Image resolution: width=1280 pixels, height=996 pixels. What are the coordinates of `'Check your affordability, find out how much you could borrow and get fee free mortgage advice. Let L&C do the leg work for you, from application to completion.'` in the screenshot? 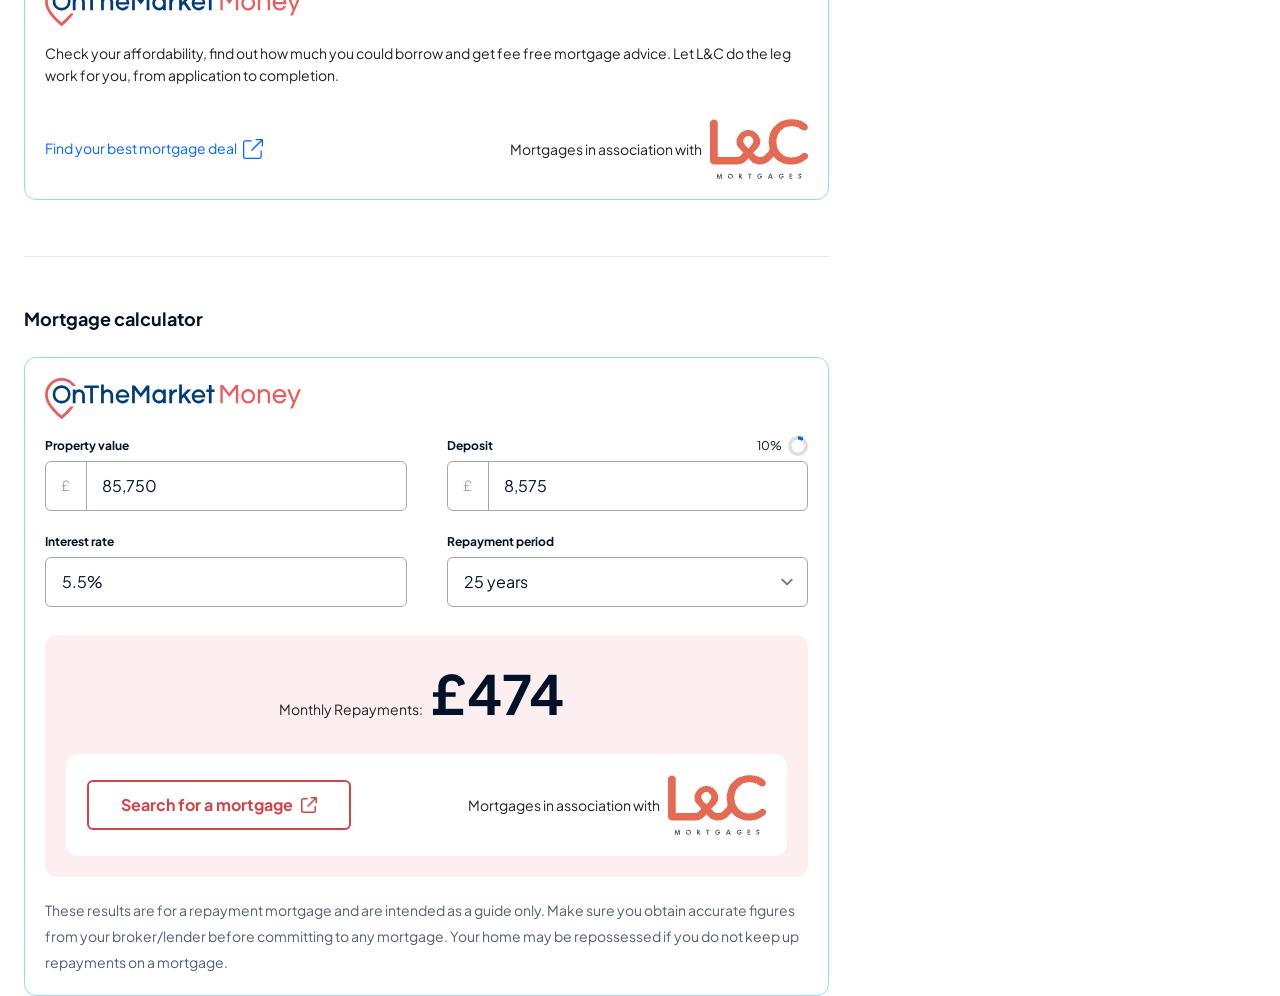 It's located at (45, 62).